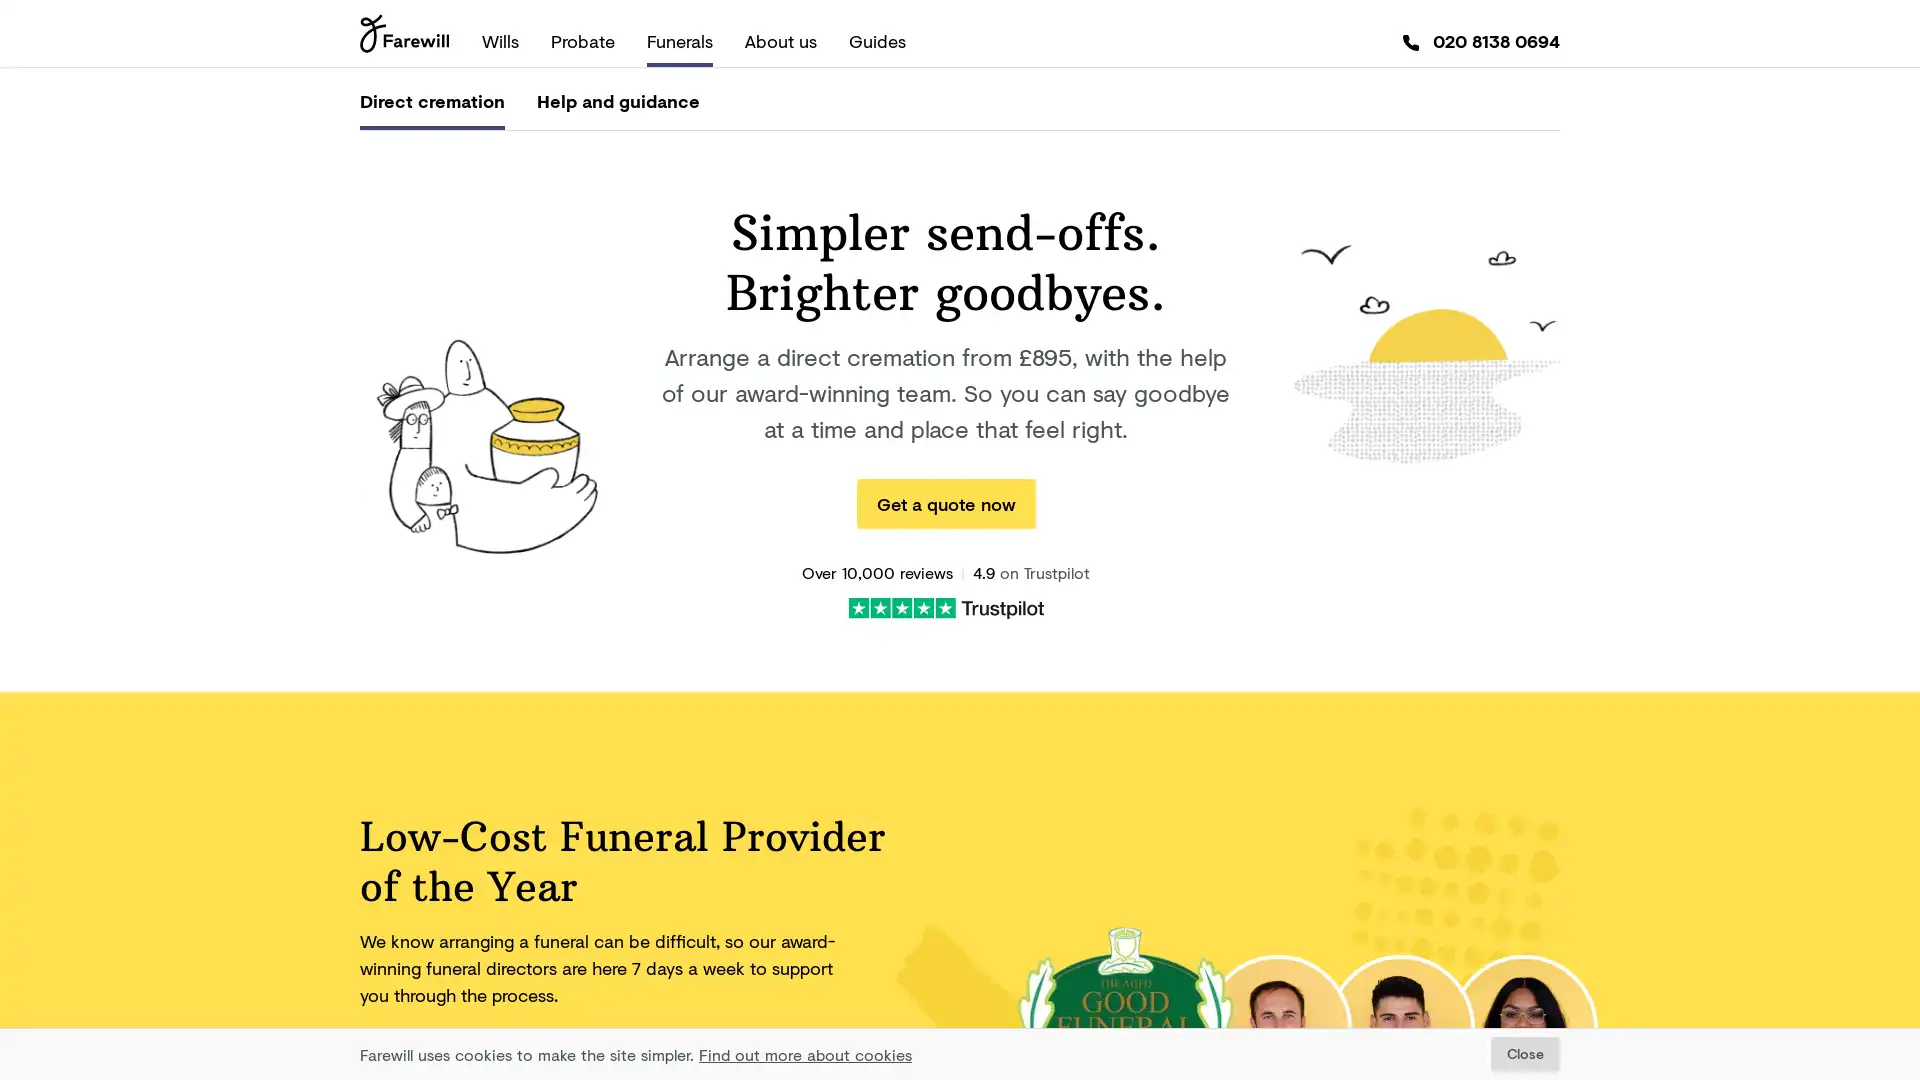  What do you see at coordinates (1524, 1053) in the screenshot?
I see `Close cookie banner` at bounding box center [1524, 1053].